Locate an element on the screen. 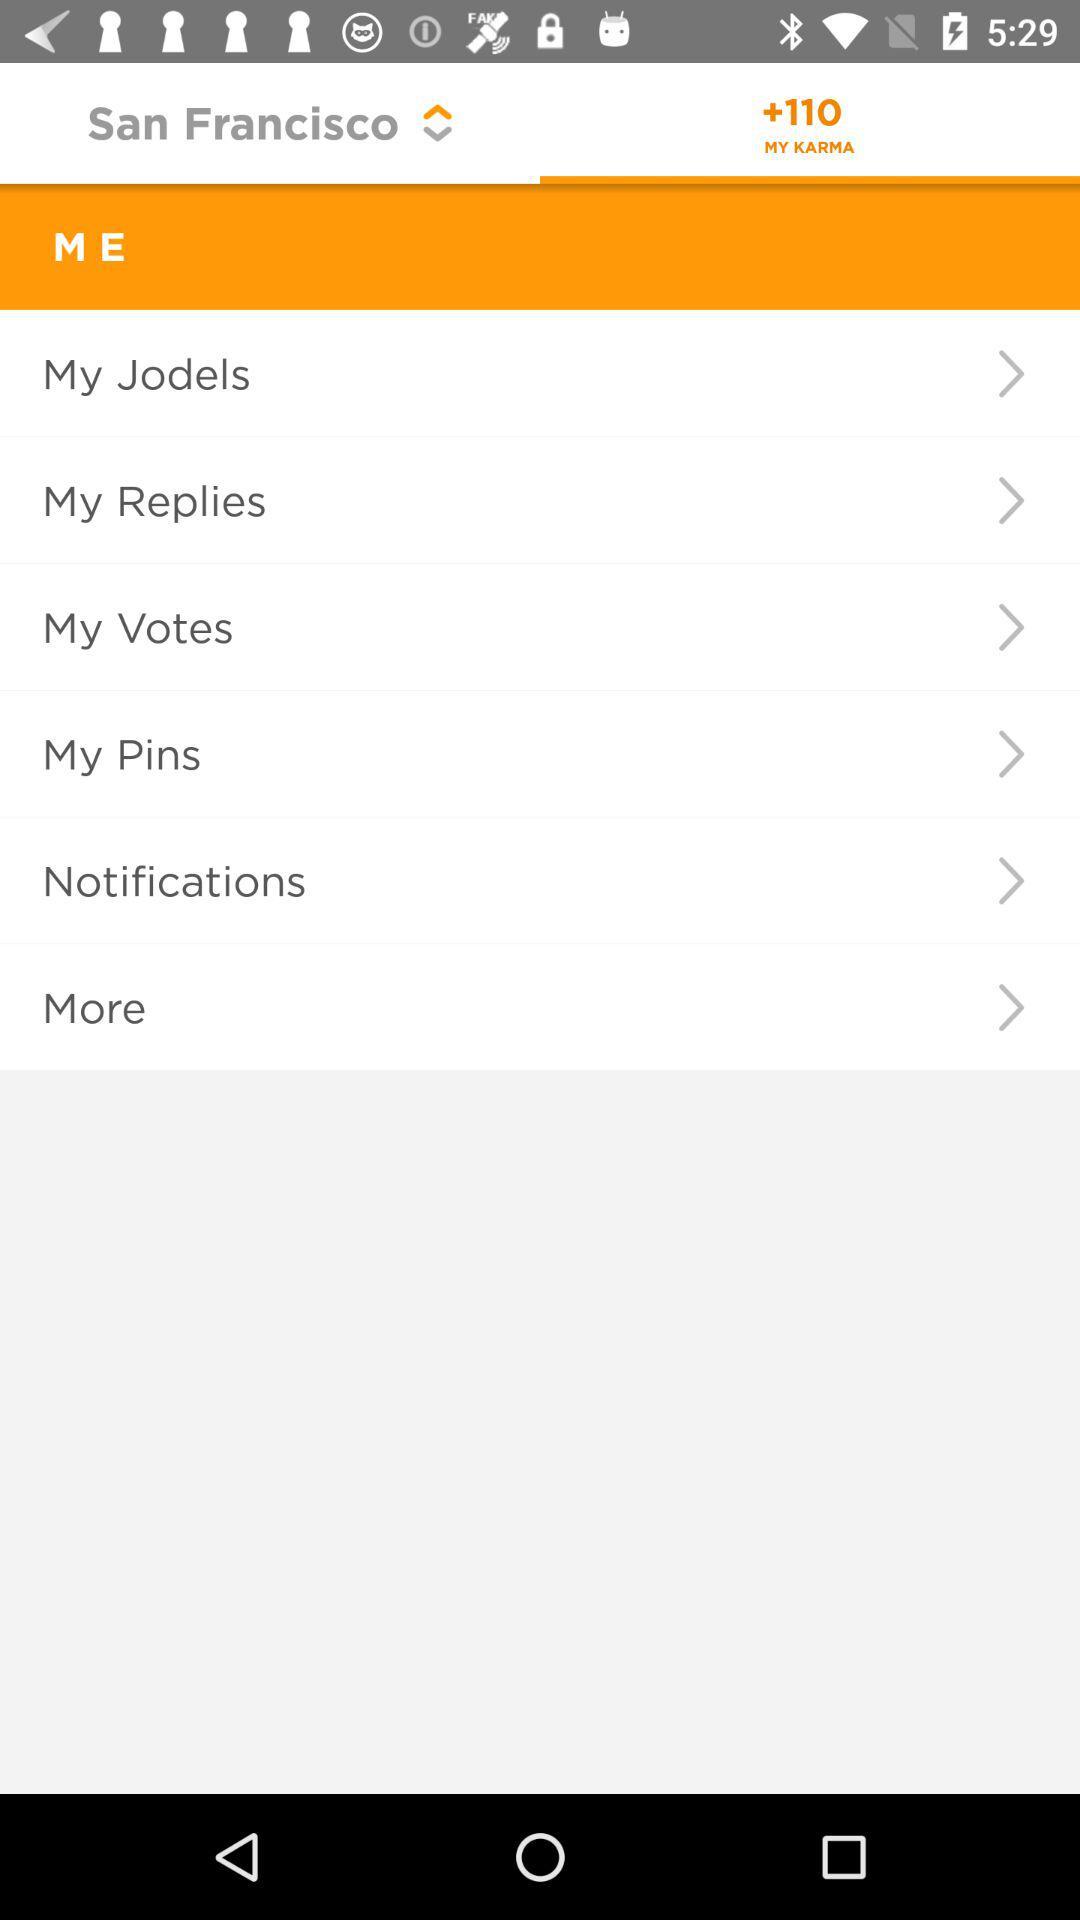 The image size is (1080, 1920). item to the right of the my replies item is located at coordinates (1011, 500).